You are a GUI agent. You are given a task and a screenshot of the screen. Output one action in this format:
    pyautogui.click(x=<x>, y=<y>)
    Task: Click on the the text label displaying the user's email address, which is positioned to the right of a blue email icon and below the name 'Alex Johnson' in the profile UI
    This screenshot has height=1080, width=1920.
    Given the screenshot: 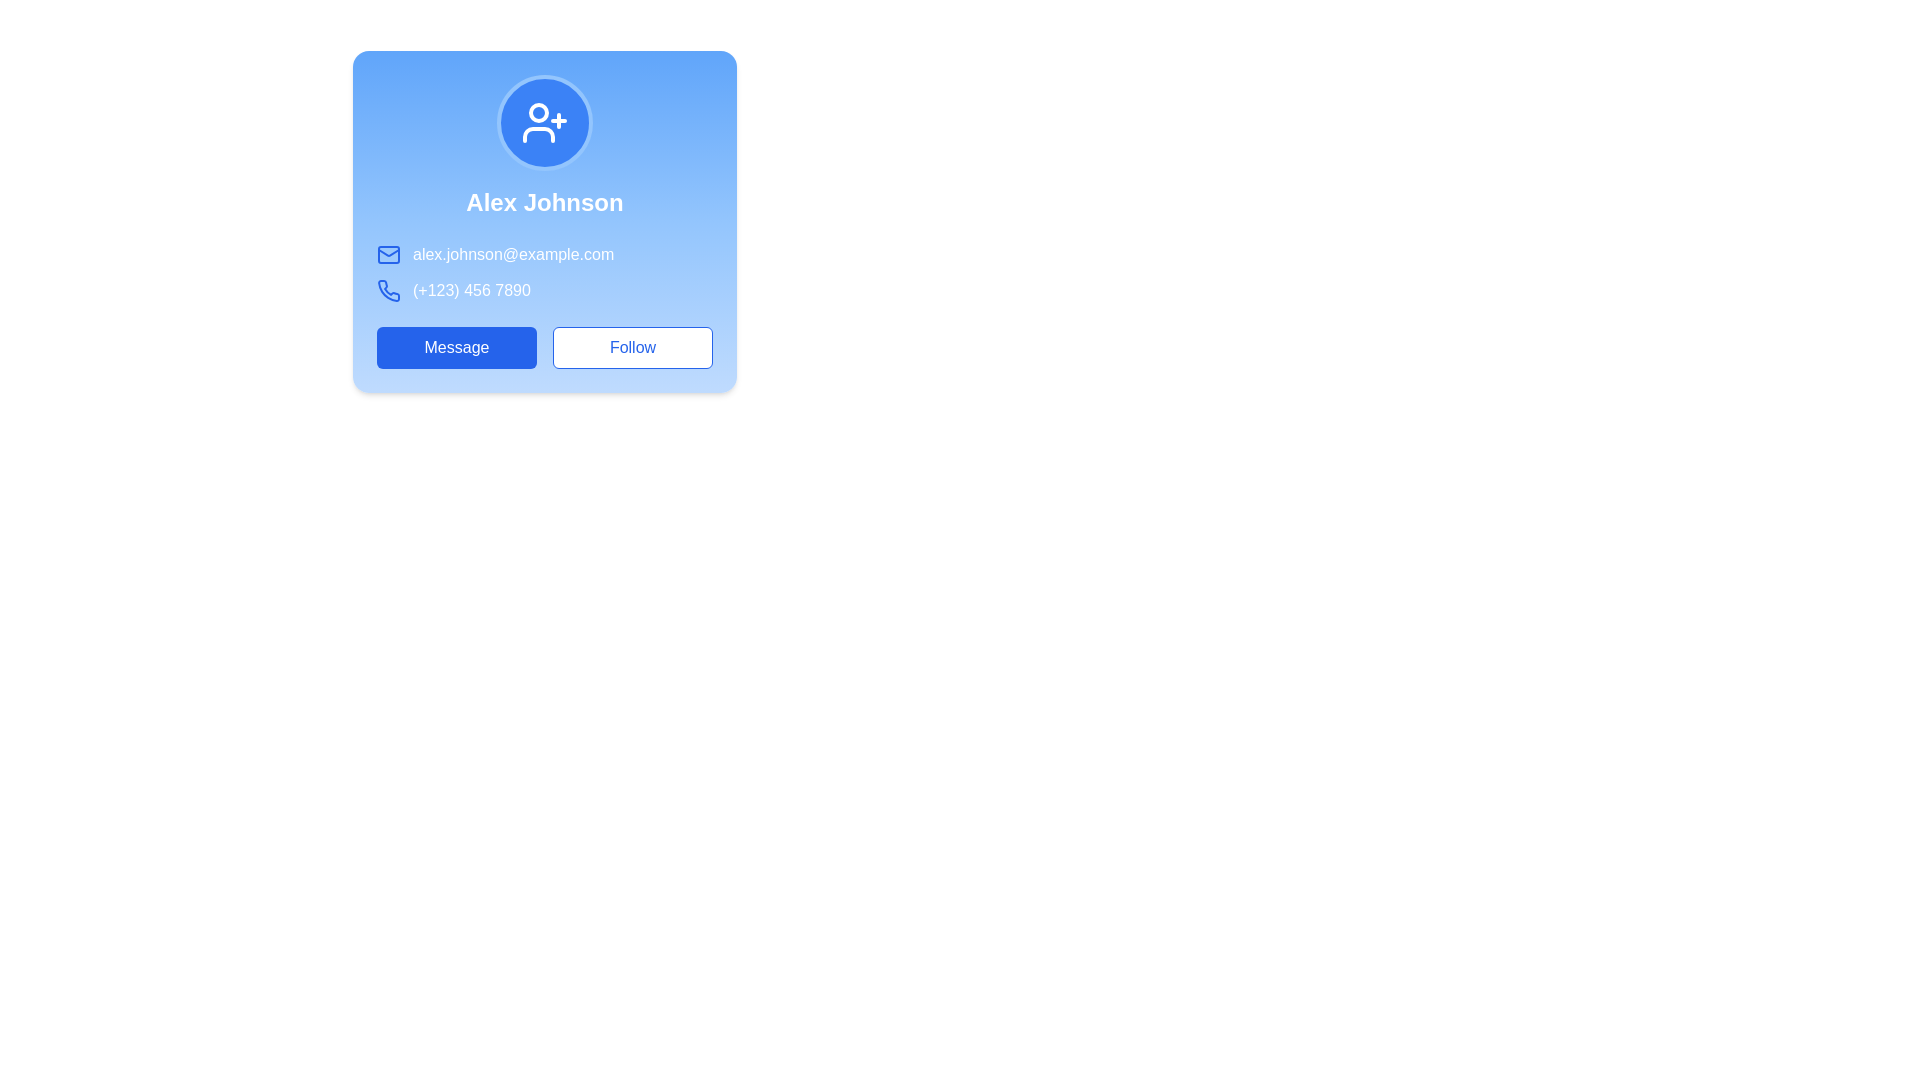 What is the action you would take?
    pyautogui.click(x=545, y=253)
    